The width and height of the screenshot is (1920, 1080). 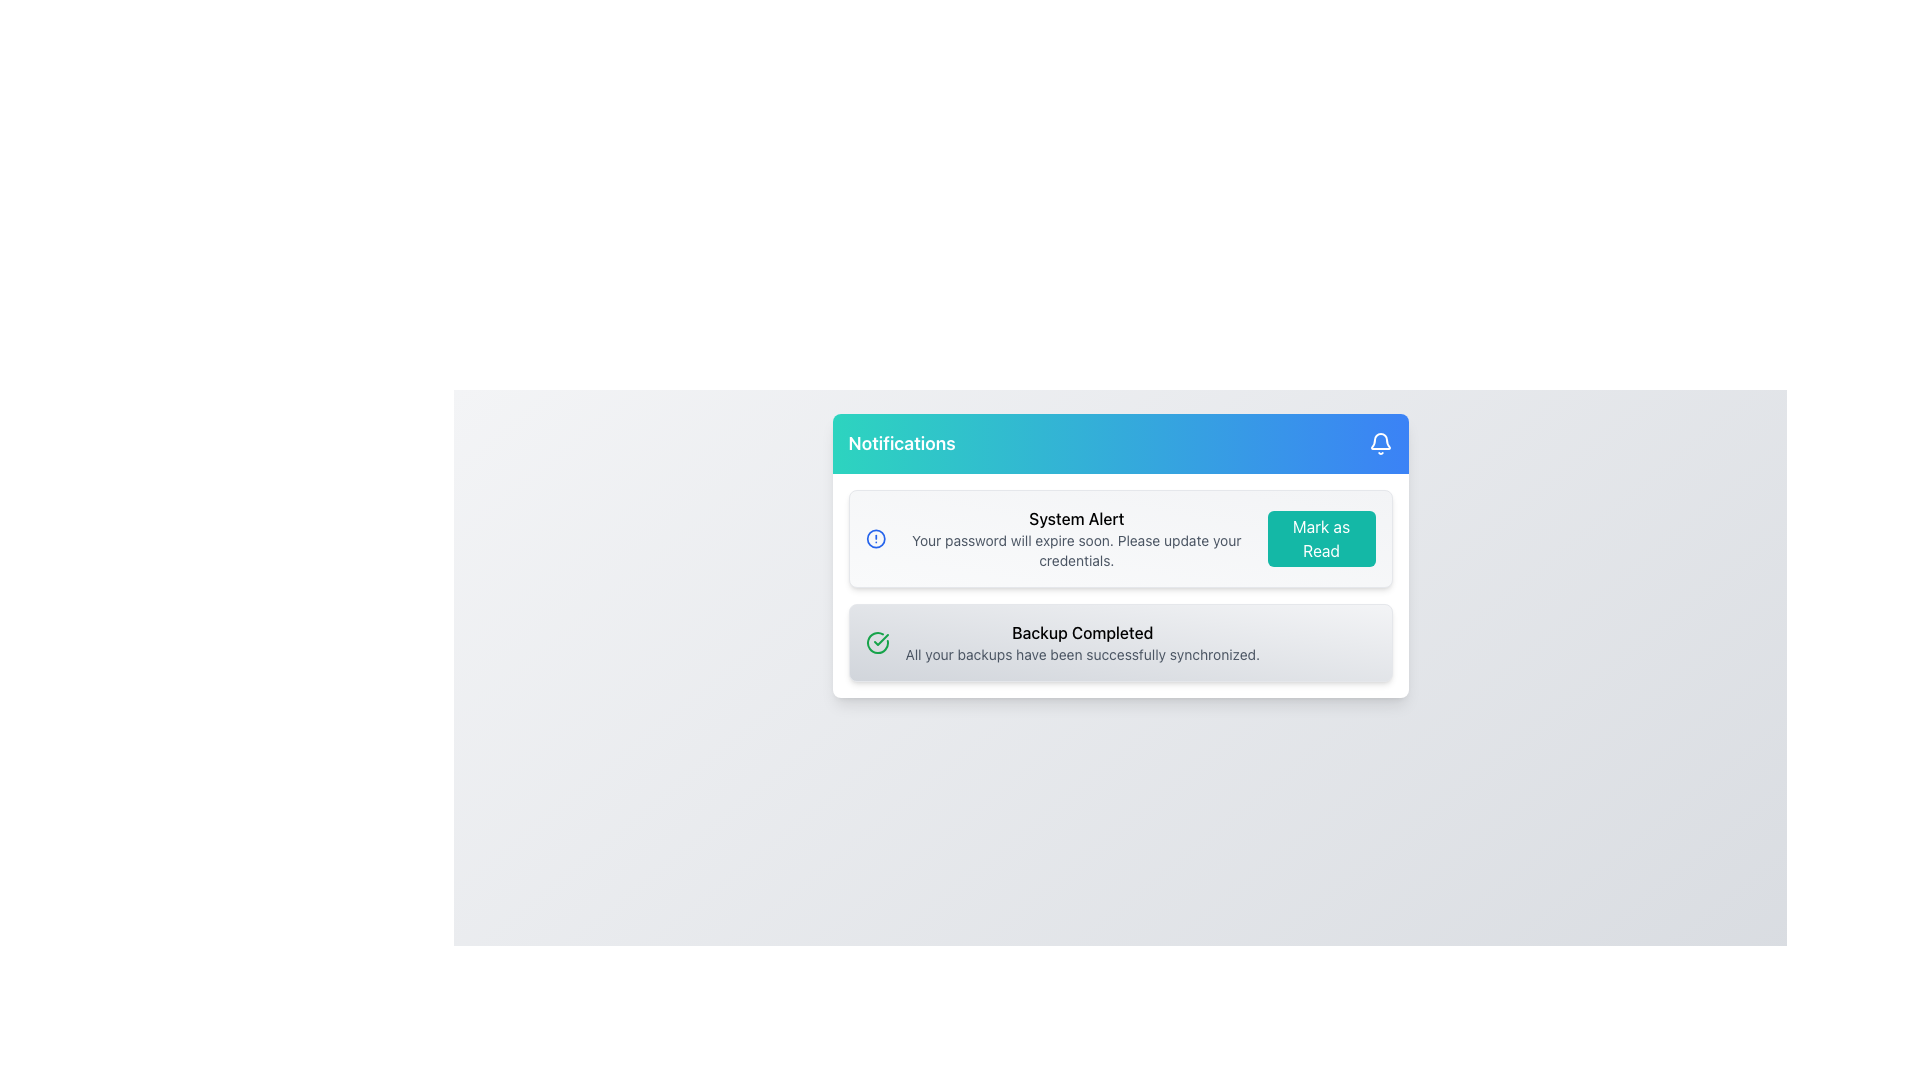 What do you see at coordinates (1075, 518) in the screenshot?
I see `the title text label in the top notification card of the 'Notifications' interface that informs the user about the message nature` at bounding box center [1075, 518].